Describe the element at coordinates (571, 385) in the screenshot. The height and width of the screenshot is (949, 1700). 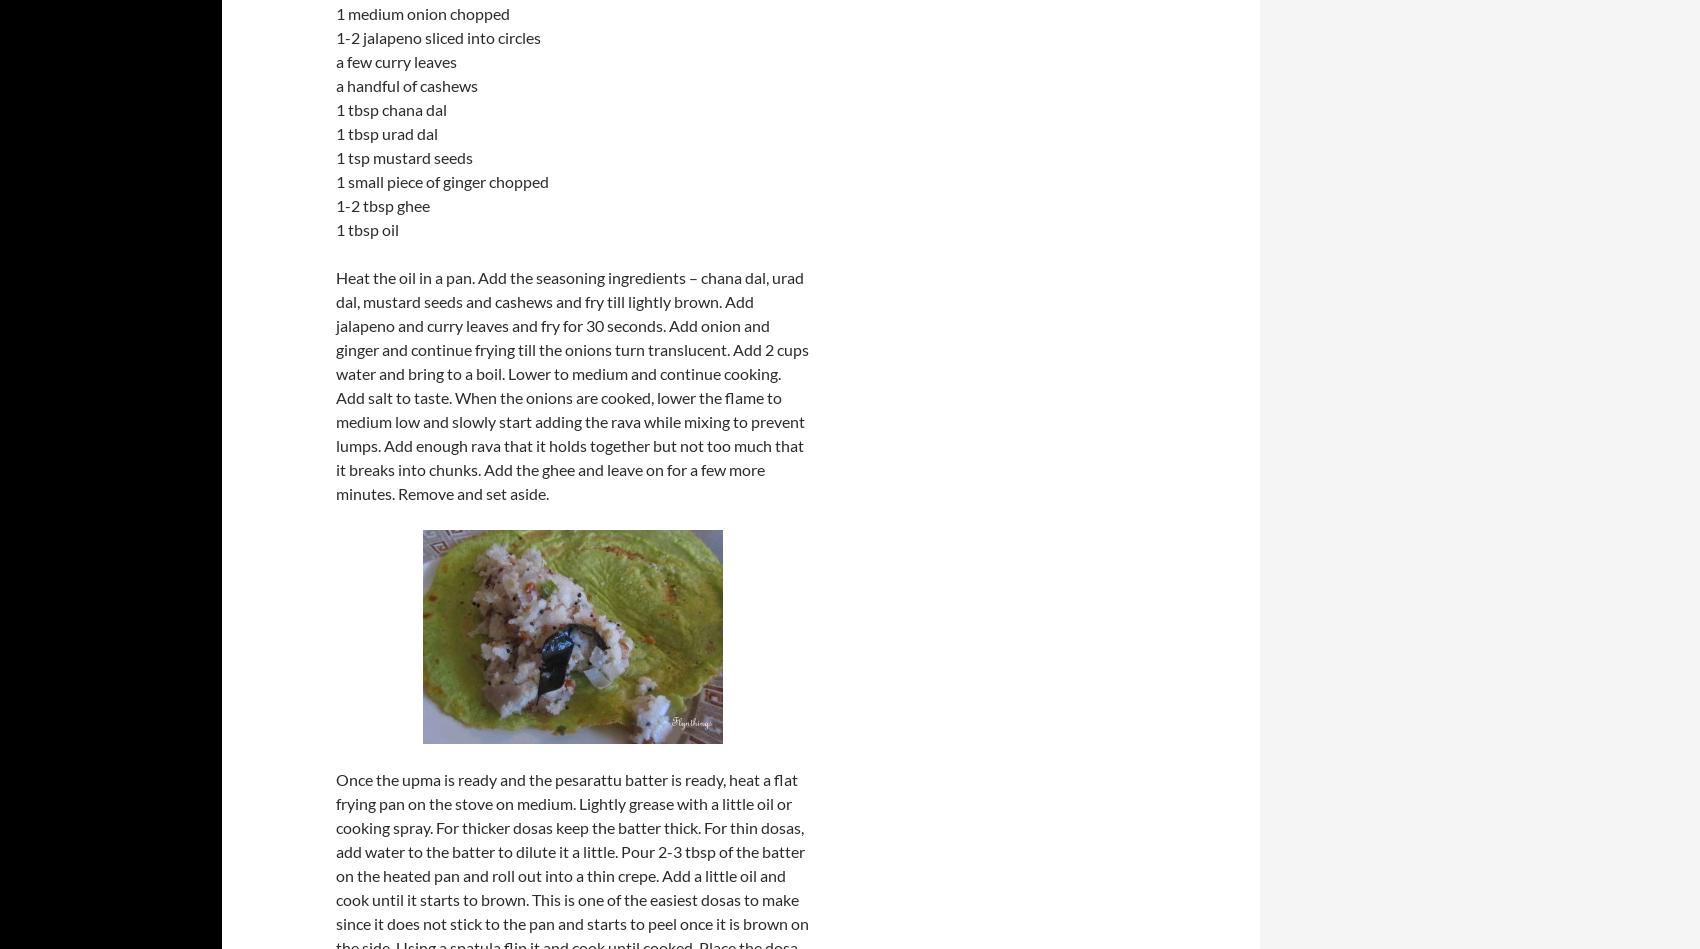
I see `'Heat the oil in a pan. Add the seasoning ingredients – chana dal, urad dal, mustard seeds and cashews and fry till lightly brown. Add jalapeno and curry leaves and fry for 30 seconds. Add onion and ginger and continue frying till the onions turn translucent. Add 2 cups water and bring to a boil. Lower to medium and continue cooking. Add salt to taste. When the onions are cooked, lower the flame to medium low and slowly start adding the rava while mixing to prevent lumps. Add enough rava that it holds together but not too much that it breaks into chunks. Add the ghee and leave on for a few more minutes. Remove and set aside.'` at that location.